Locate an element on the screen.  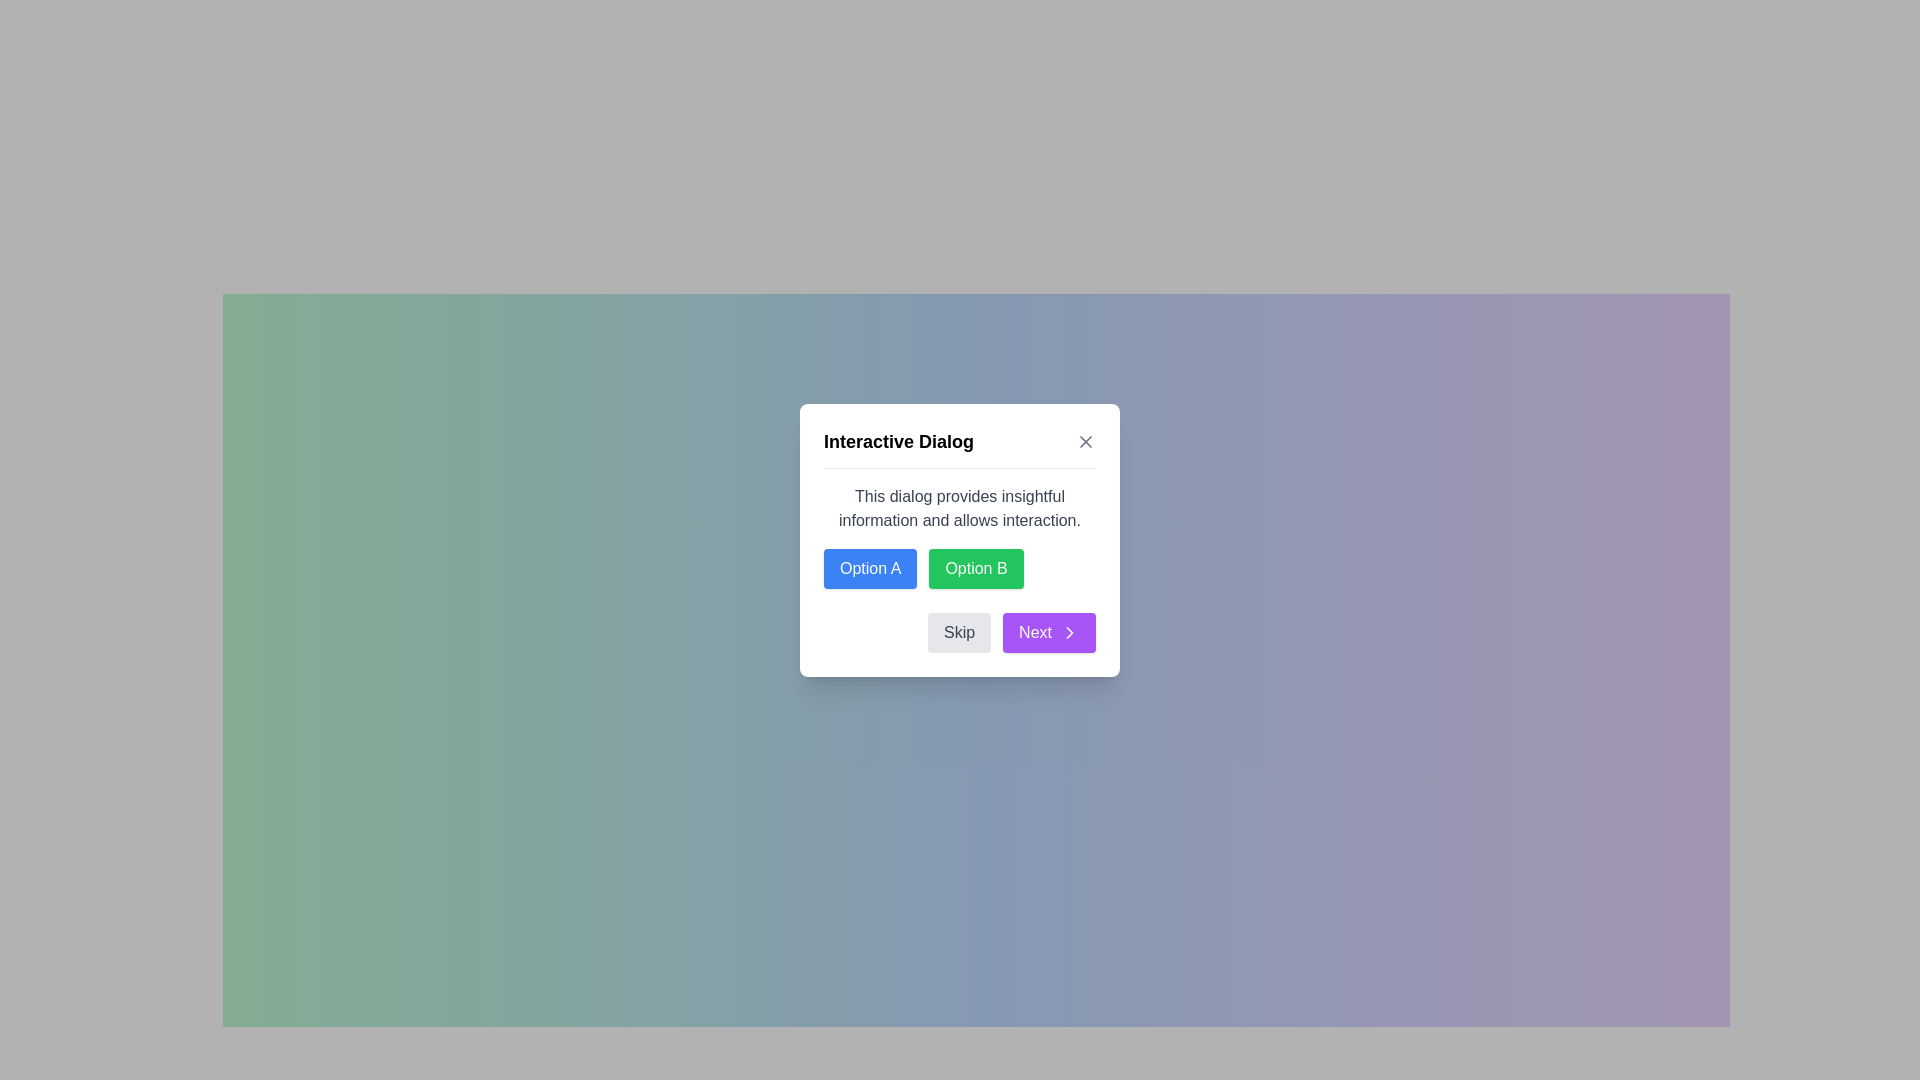
the 'Next' button, which is a rectangular purple button with white text and a right-pointing chevron icon, located at the bottom-right of the dialog box to proceed to the next step is located at coordinates (1048, 632).